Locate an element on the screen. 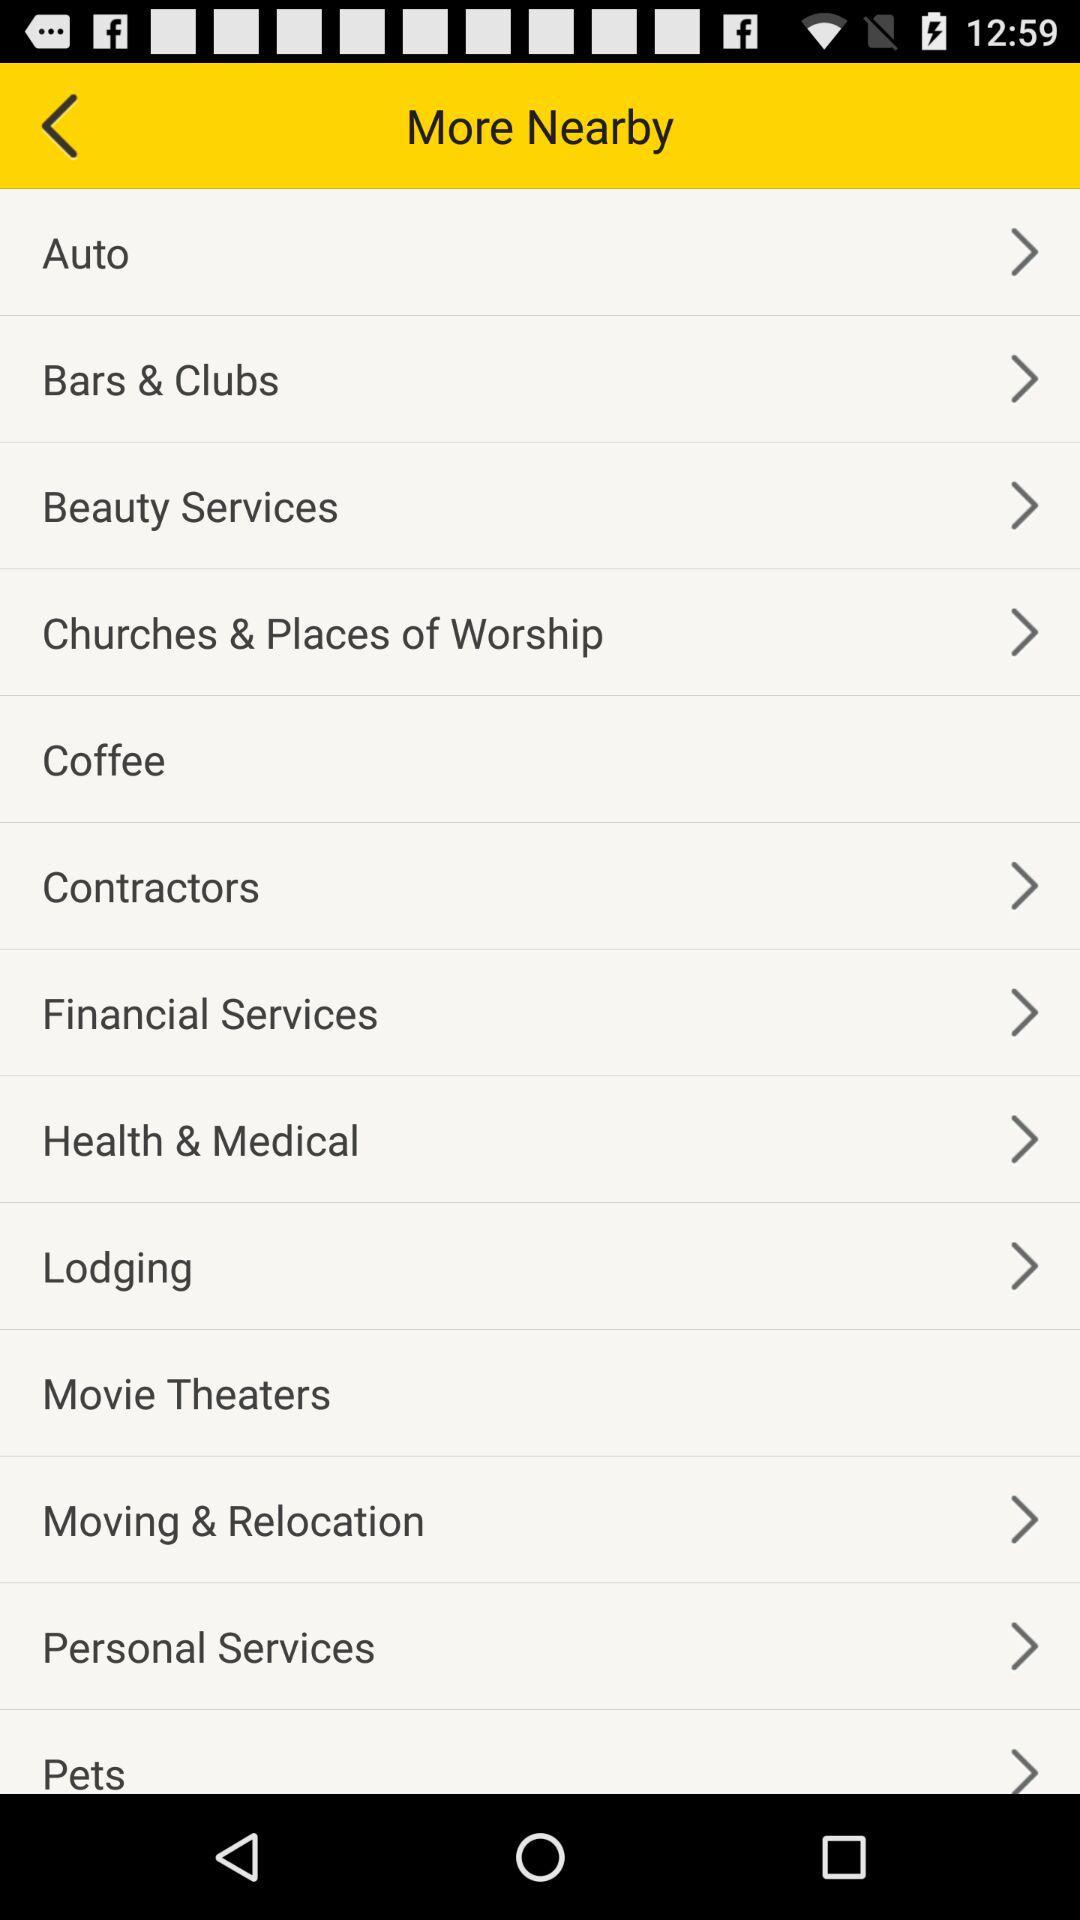 The width and height of the screenshot is (1080, 1920). auto is located at coordinates (84, 251).